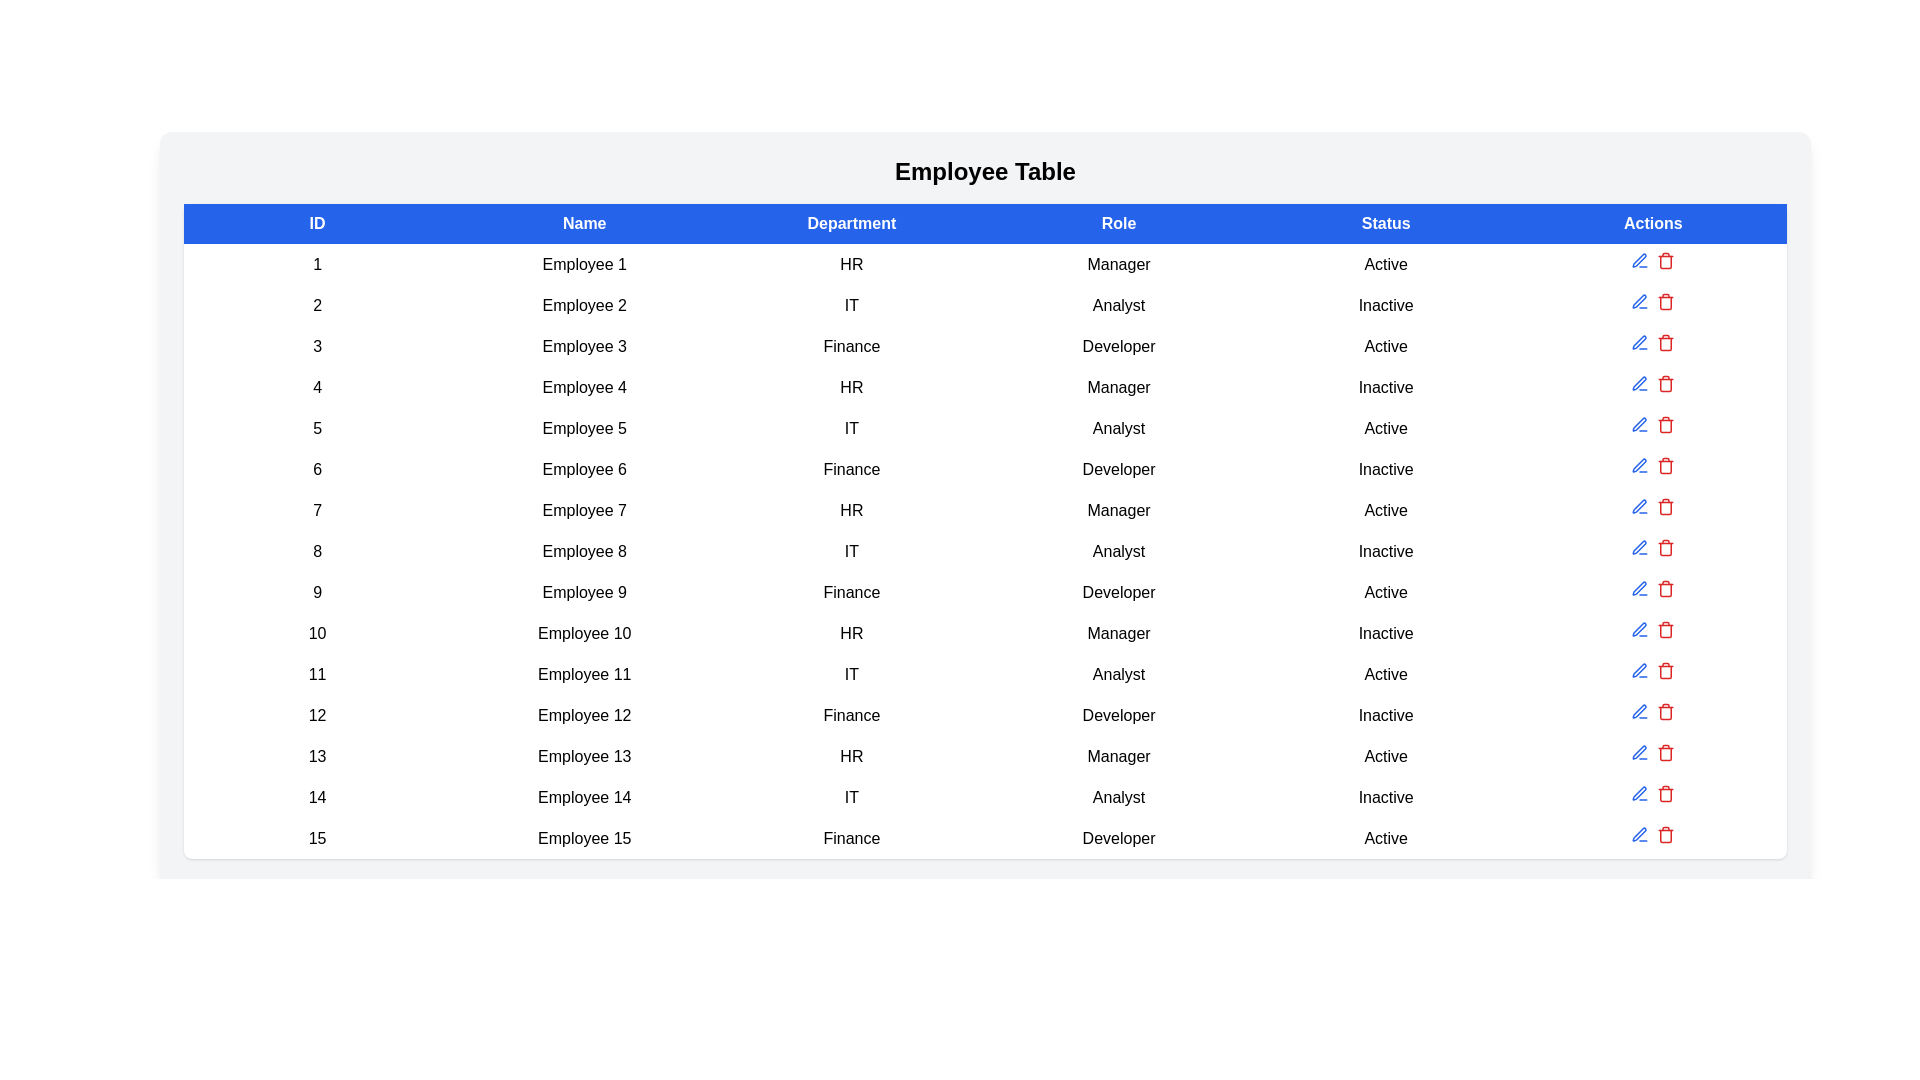  Describe the element at coordinates (1653, 223) in the screenshot. I see `the column header labeled 'Actions' to sort the table rows by that column` at that location.